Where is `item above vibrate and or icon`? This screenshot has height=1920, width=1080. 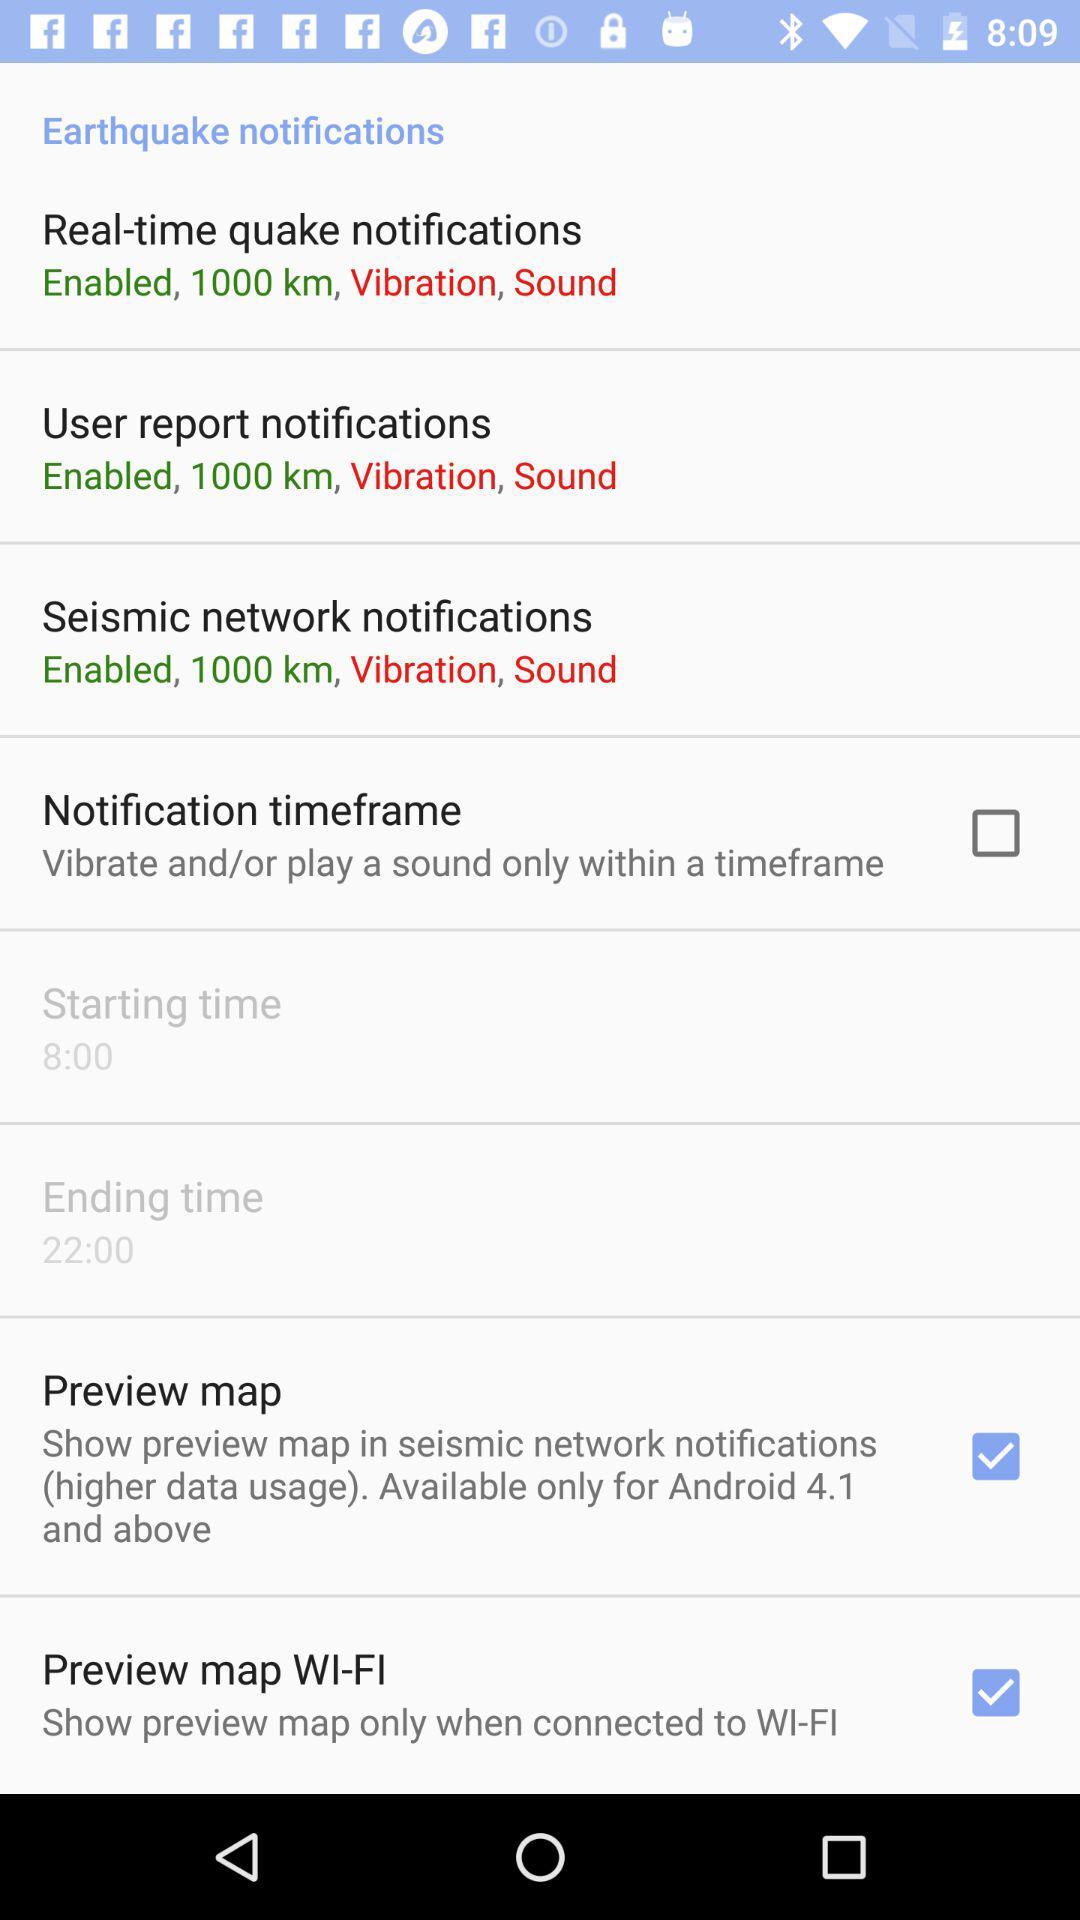
item above vibrate and or icon is located at coordinates (250, 808).